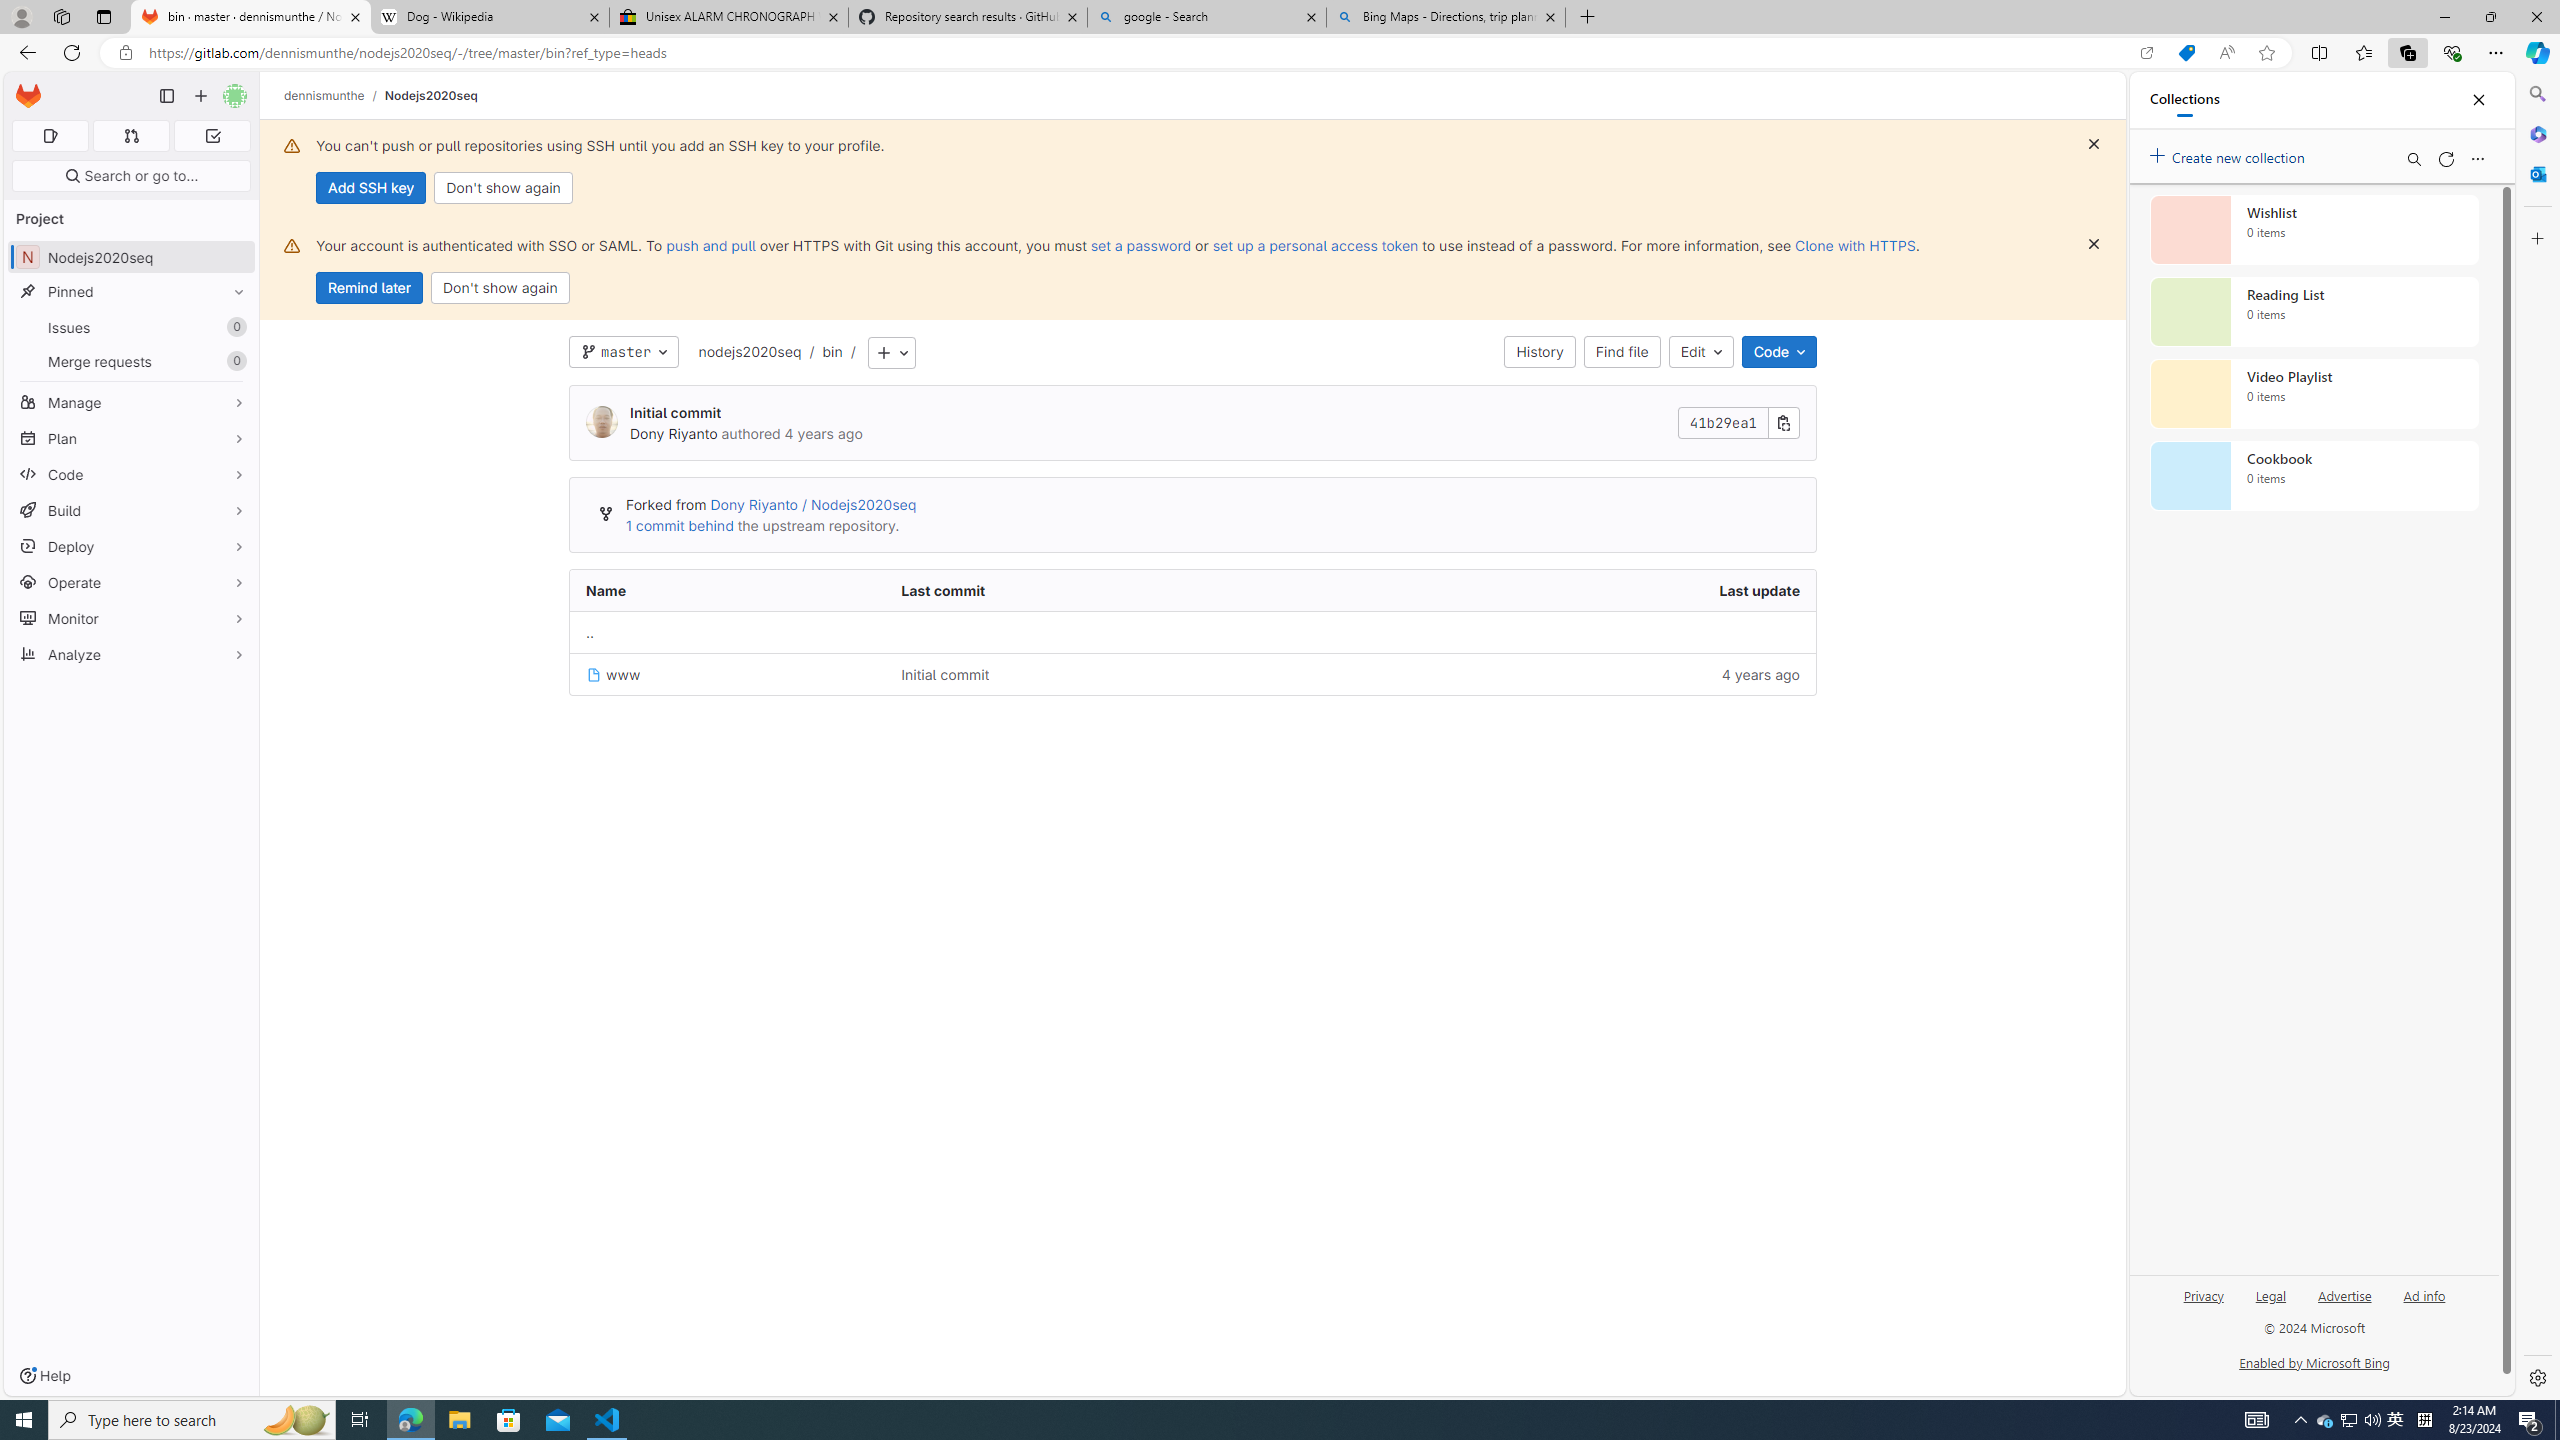 This screenshot has height=1440, width=2560. Describe the element at coordinates (590, 631) in the screenshot. I see `'Go to parent'` at that location.